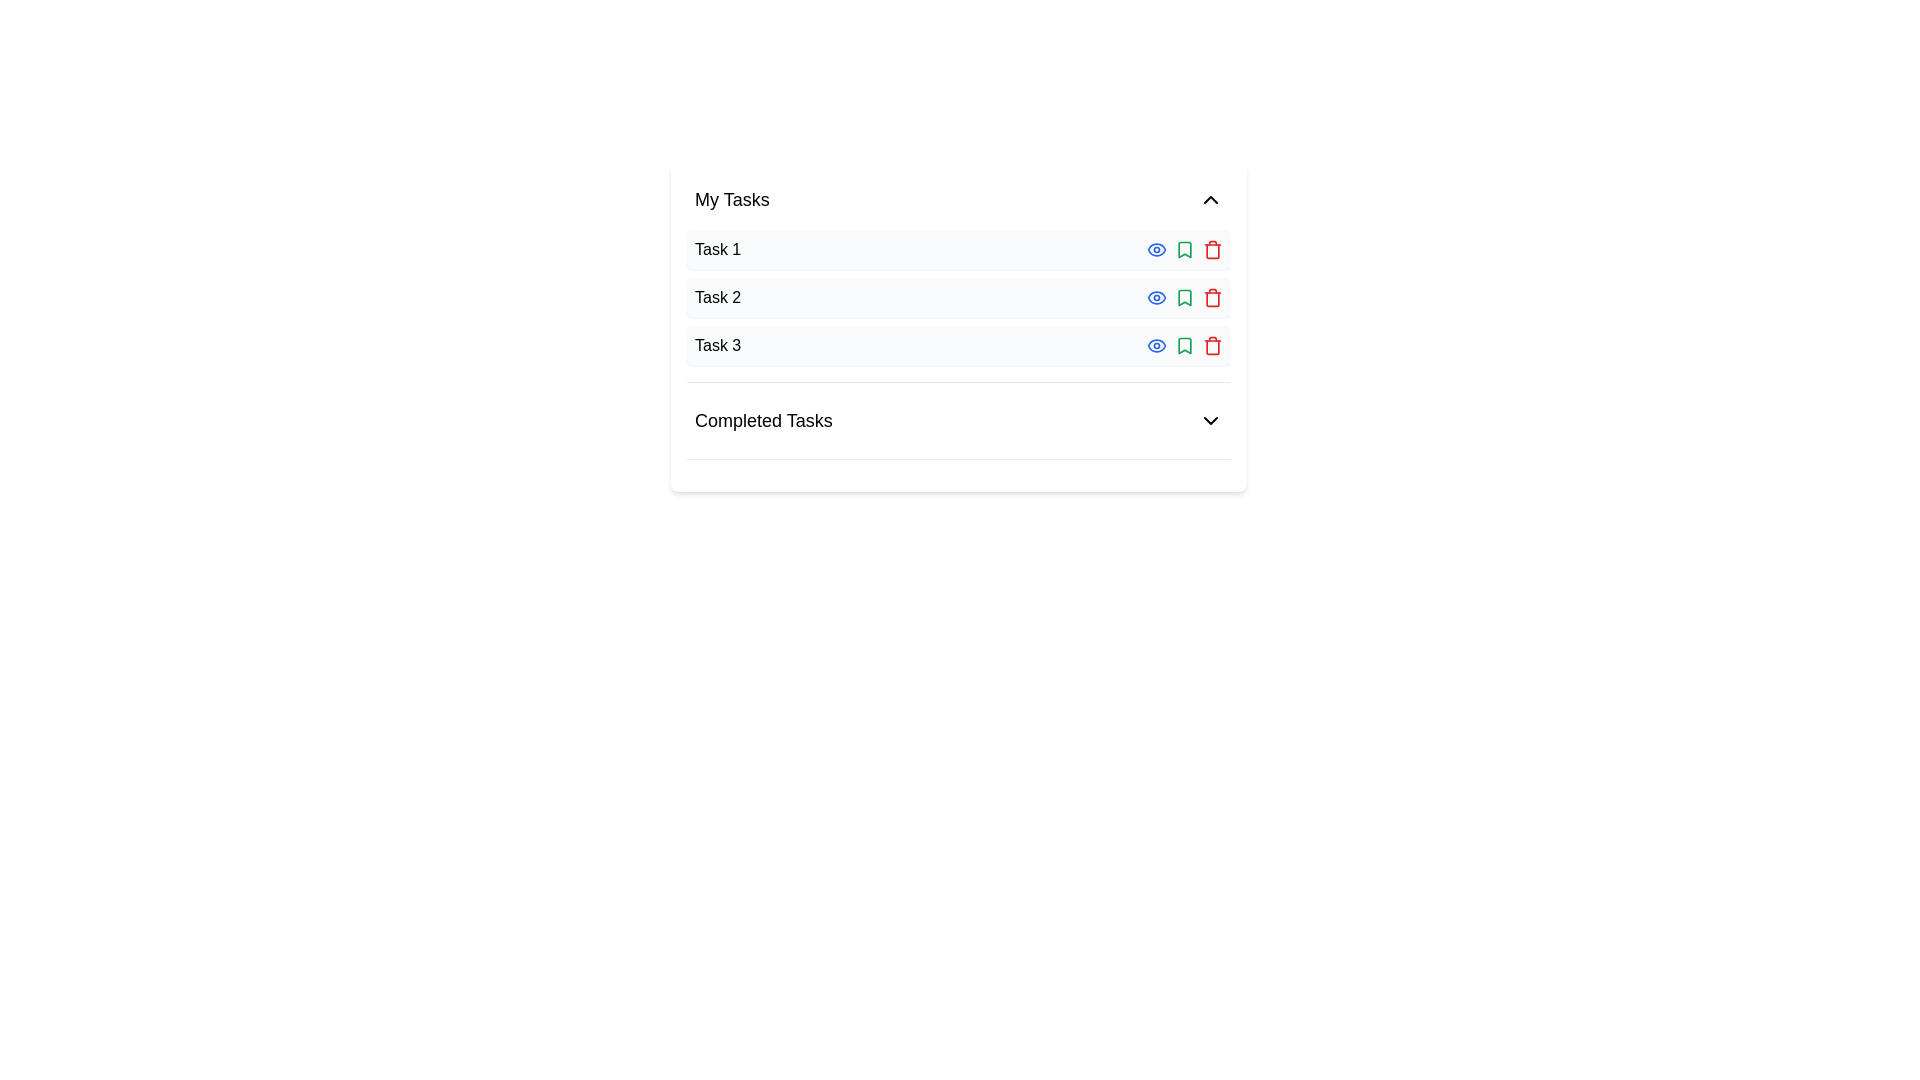 Image resolution: width=1920 pixels, height=1080 pixels. What do you see at coordinates (1185, 297) in the screenshot?
I see `the green-colored bookmark icon in the 'My Tasks' section, specifically the Bookmark Button adjacent to the trash and eye icons in the row labeled 'Task 2', to bookmark the task` at bounding box center [1185, 297].